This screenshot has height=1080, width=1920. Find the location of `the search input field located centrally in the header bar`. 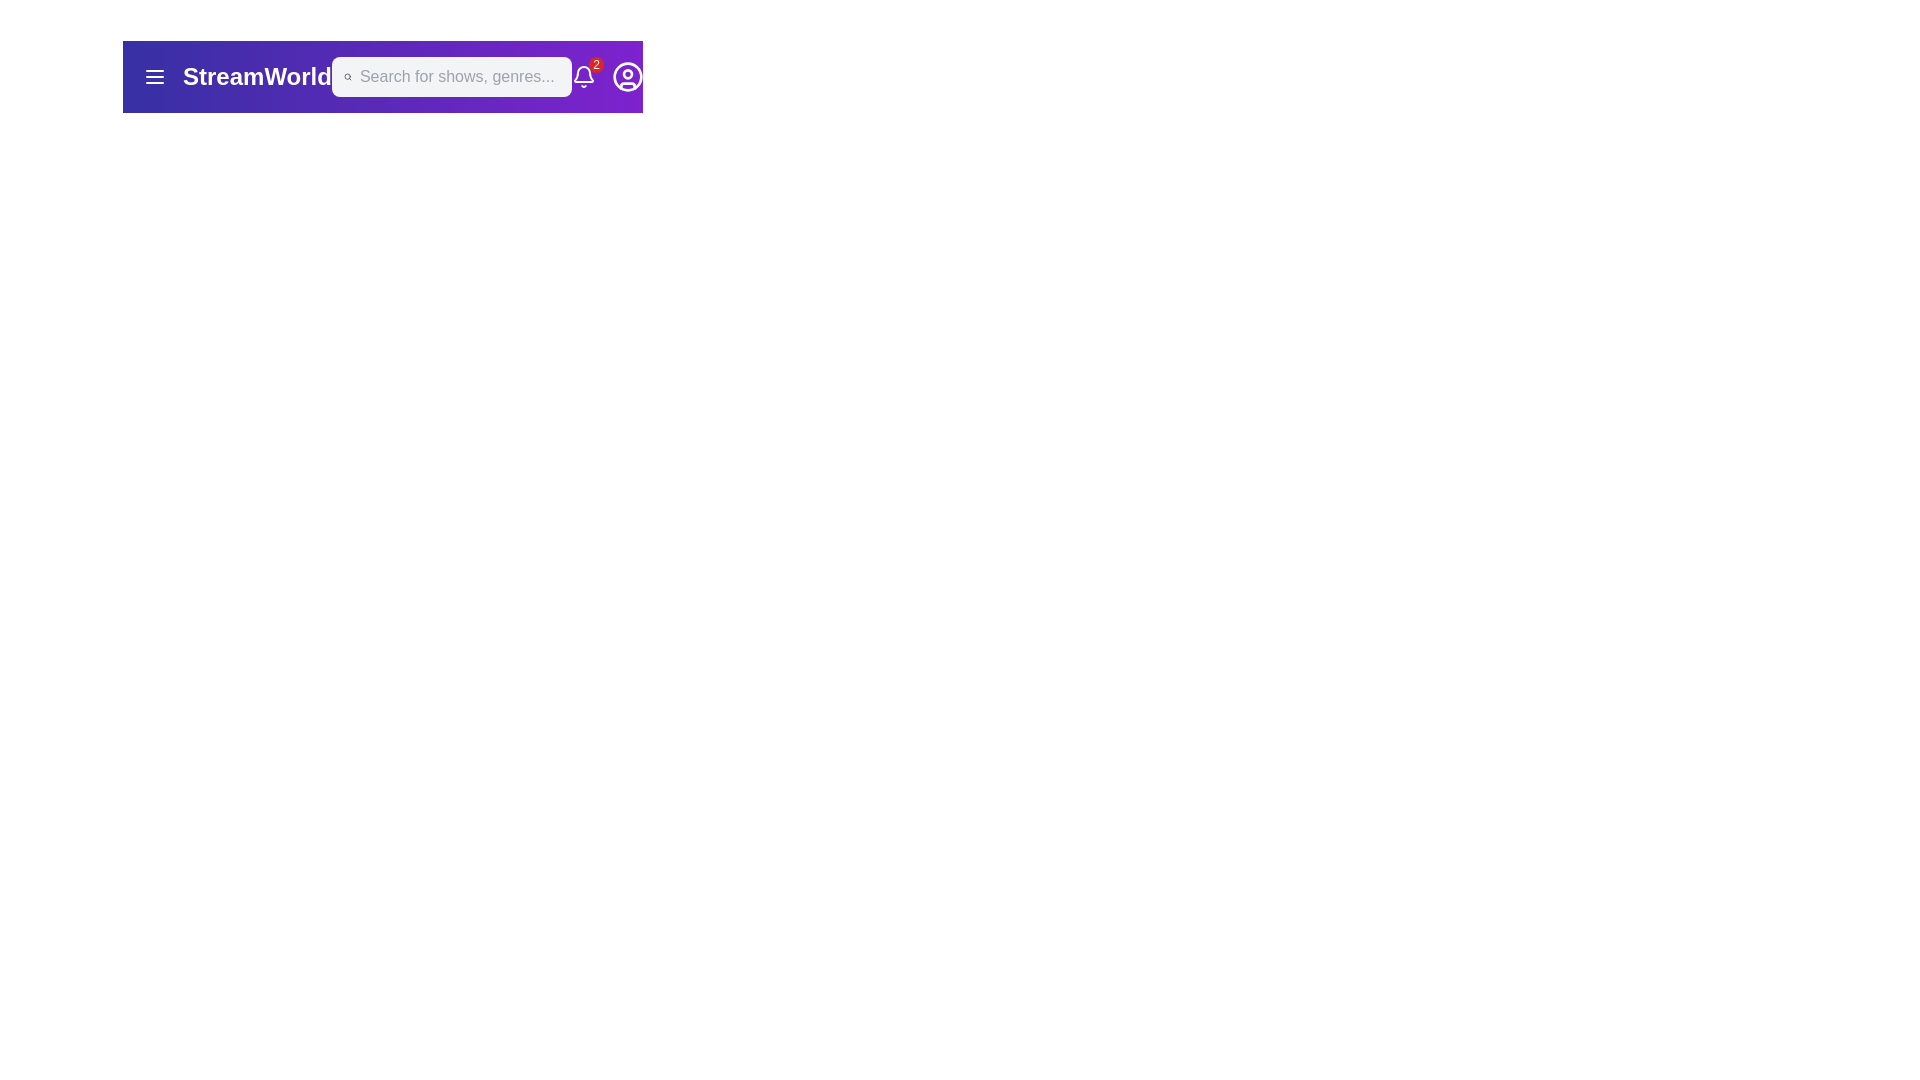

the search input field located centrally in the header bar is located at coordinates (383, 76).